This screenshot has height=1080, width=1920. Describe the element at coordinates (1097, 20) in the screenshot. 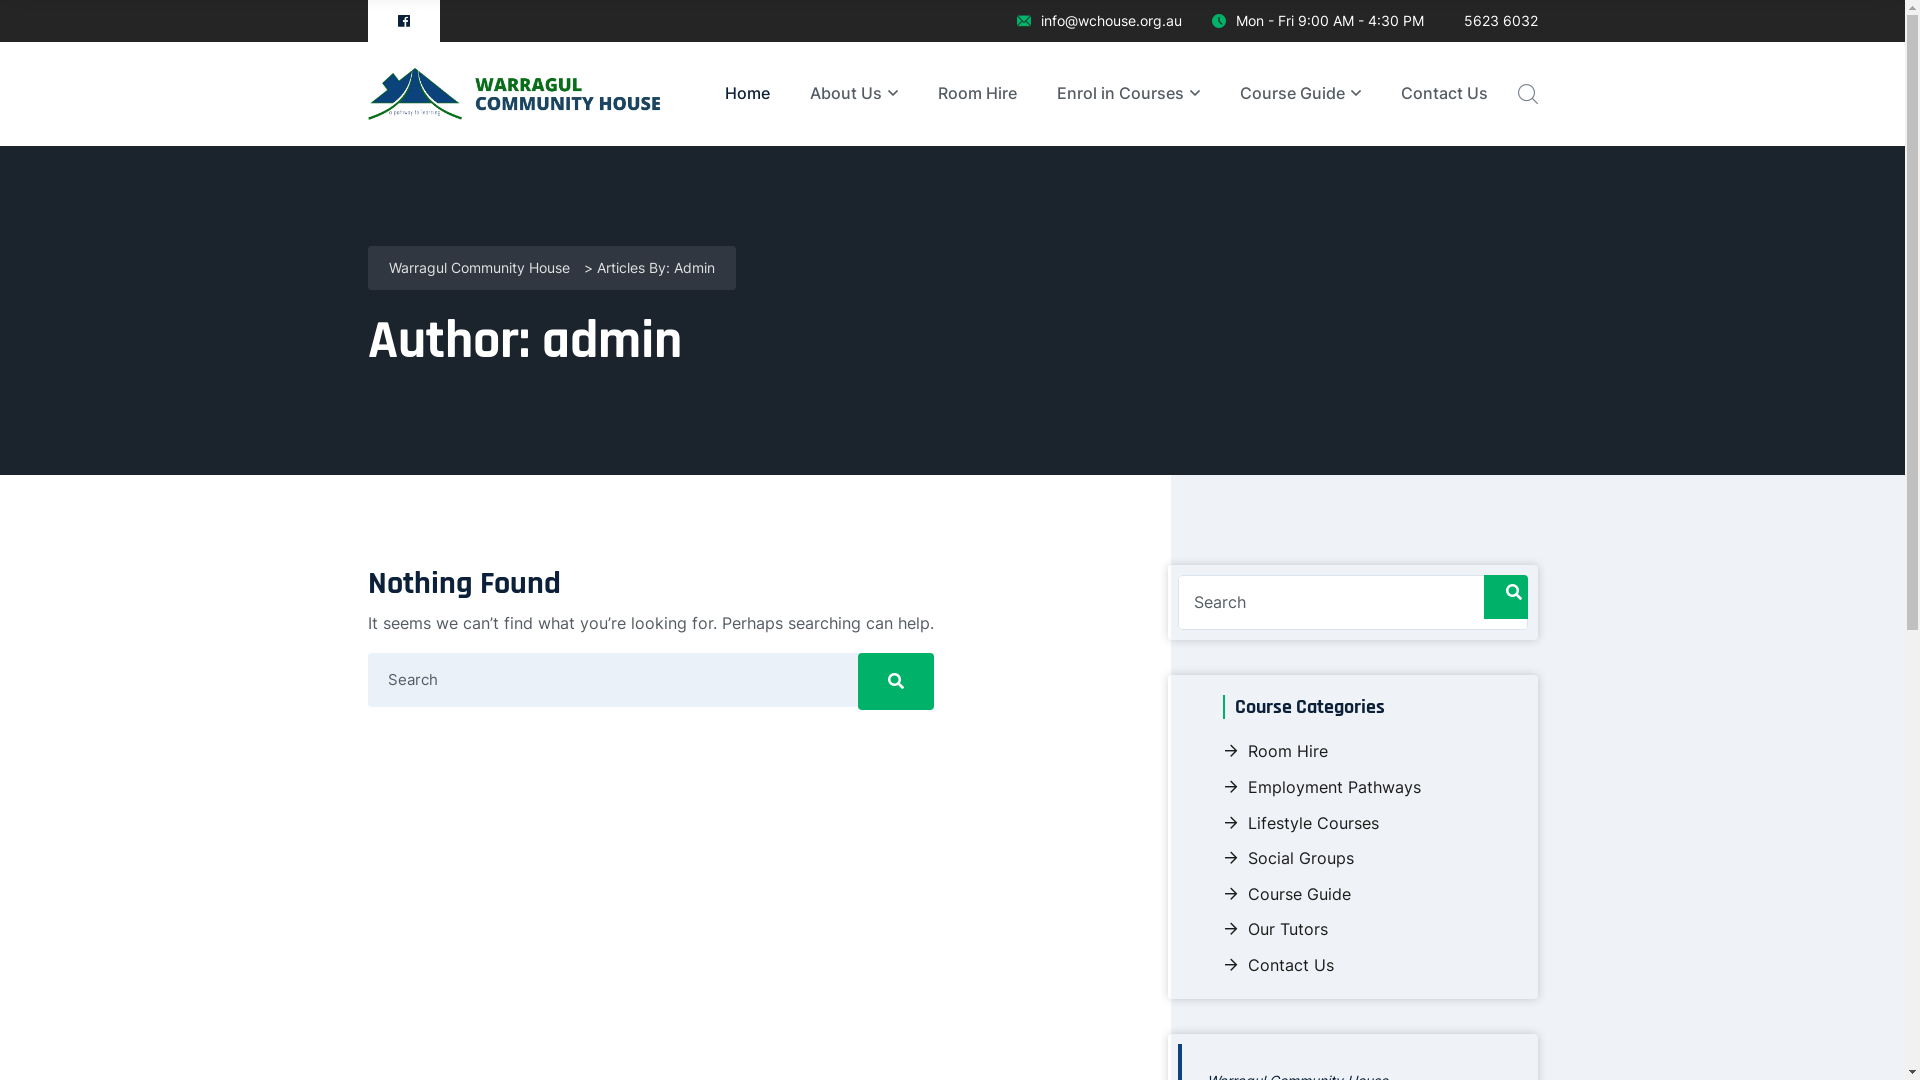

I see `'info@wchouse.org.au'` at that location.